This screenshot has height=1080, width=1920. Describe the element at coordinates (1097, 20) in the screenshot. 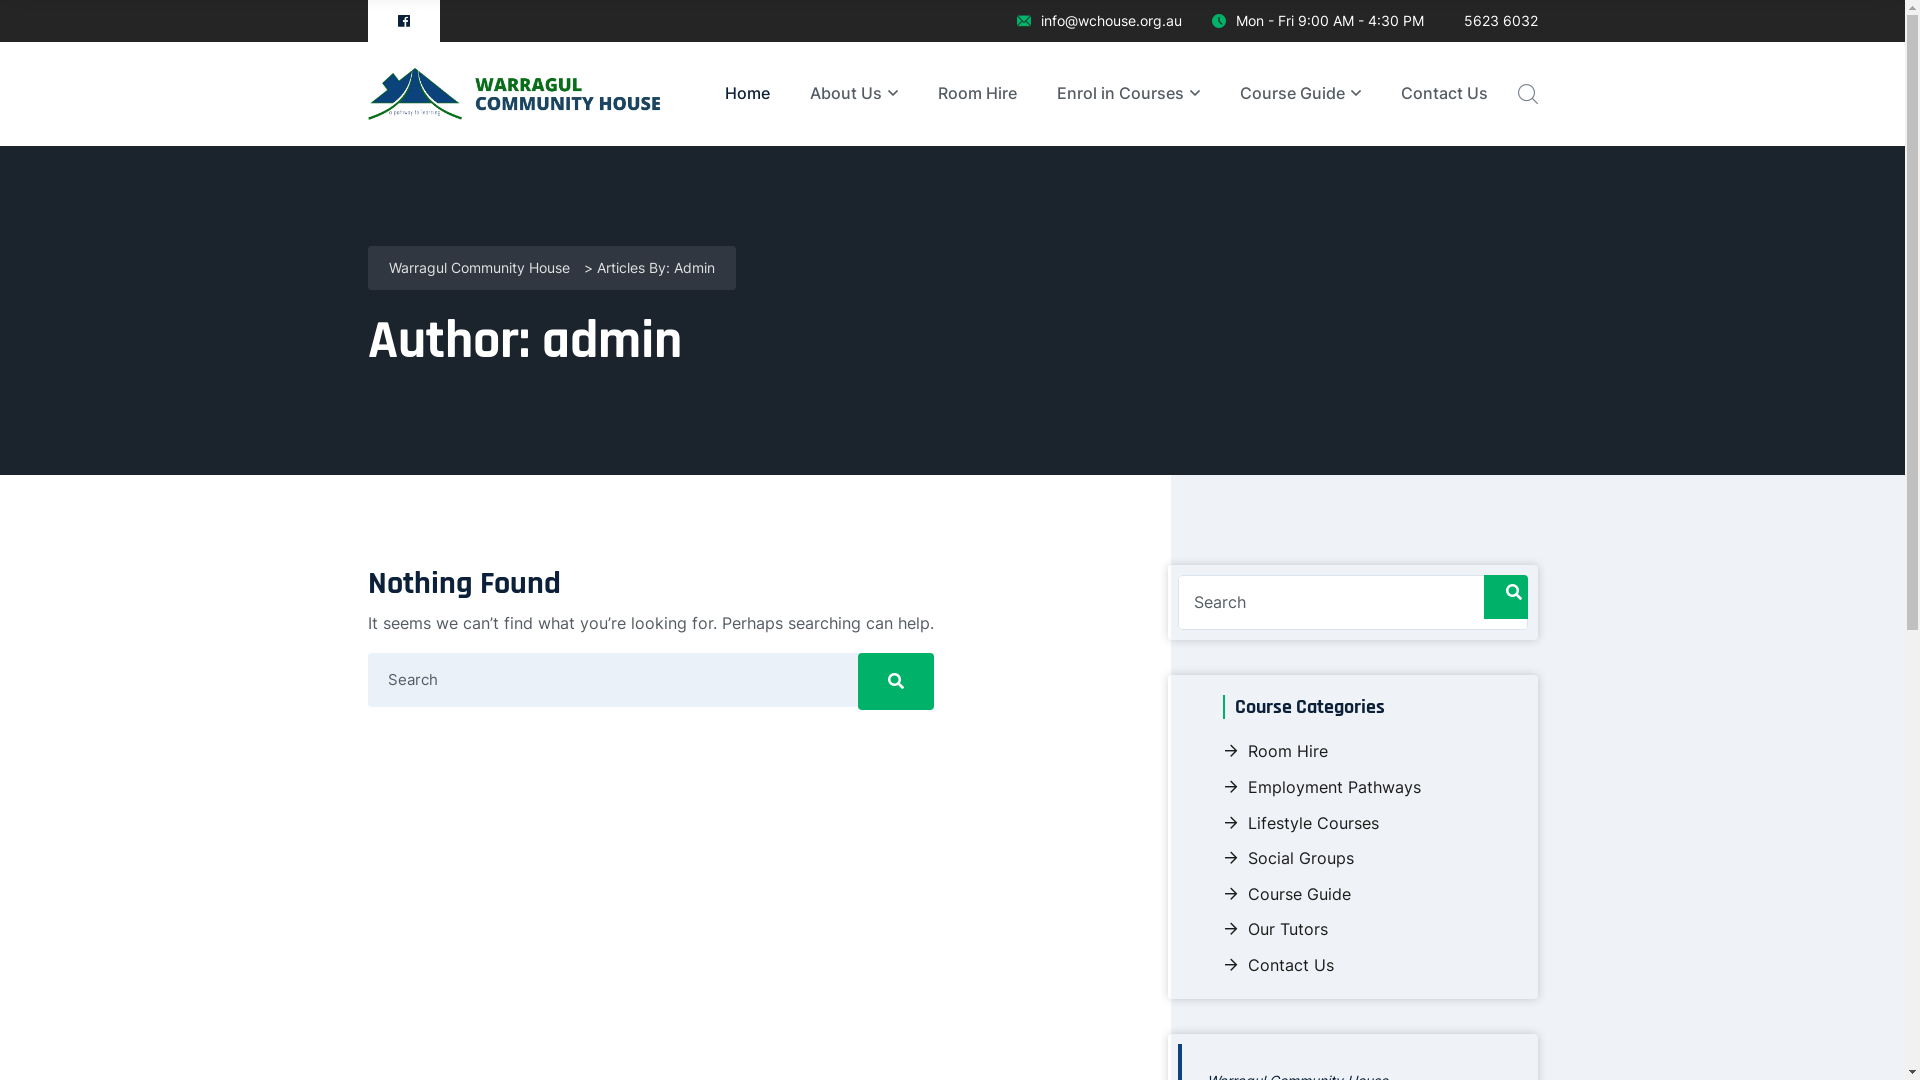

I see `'info@wchouse.org.au'` at that location.